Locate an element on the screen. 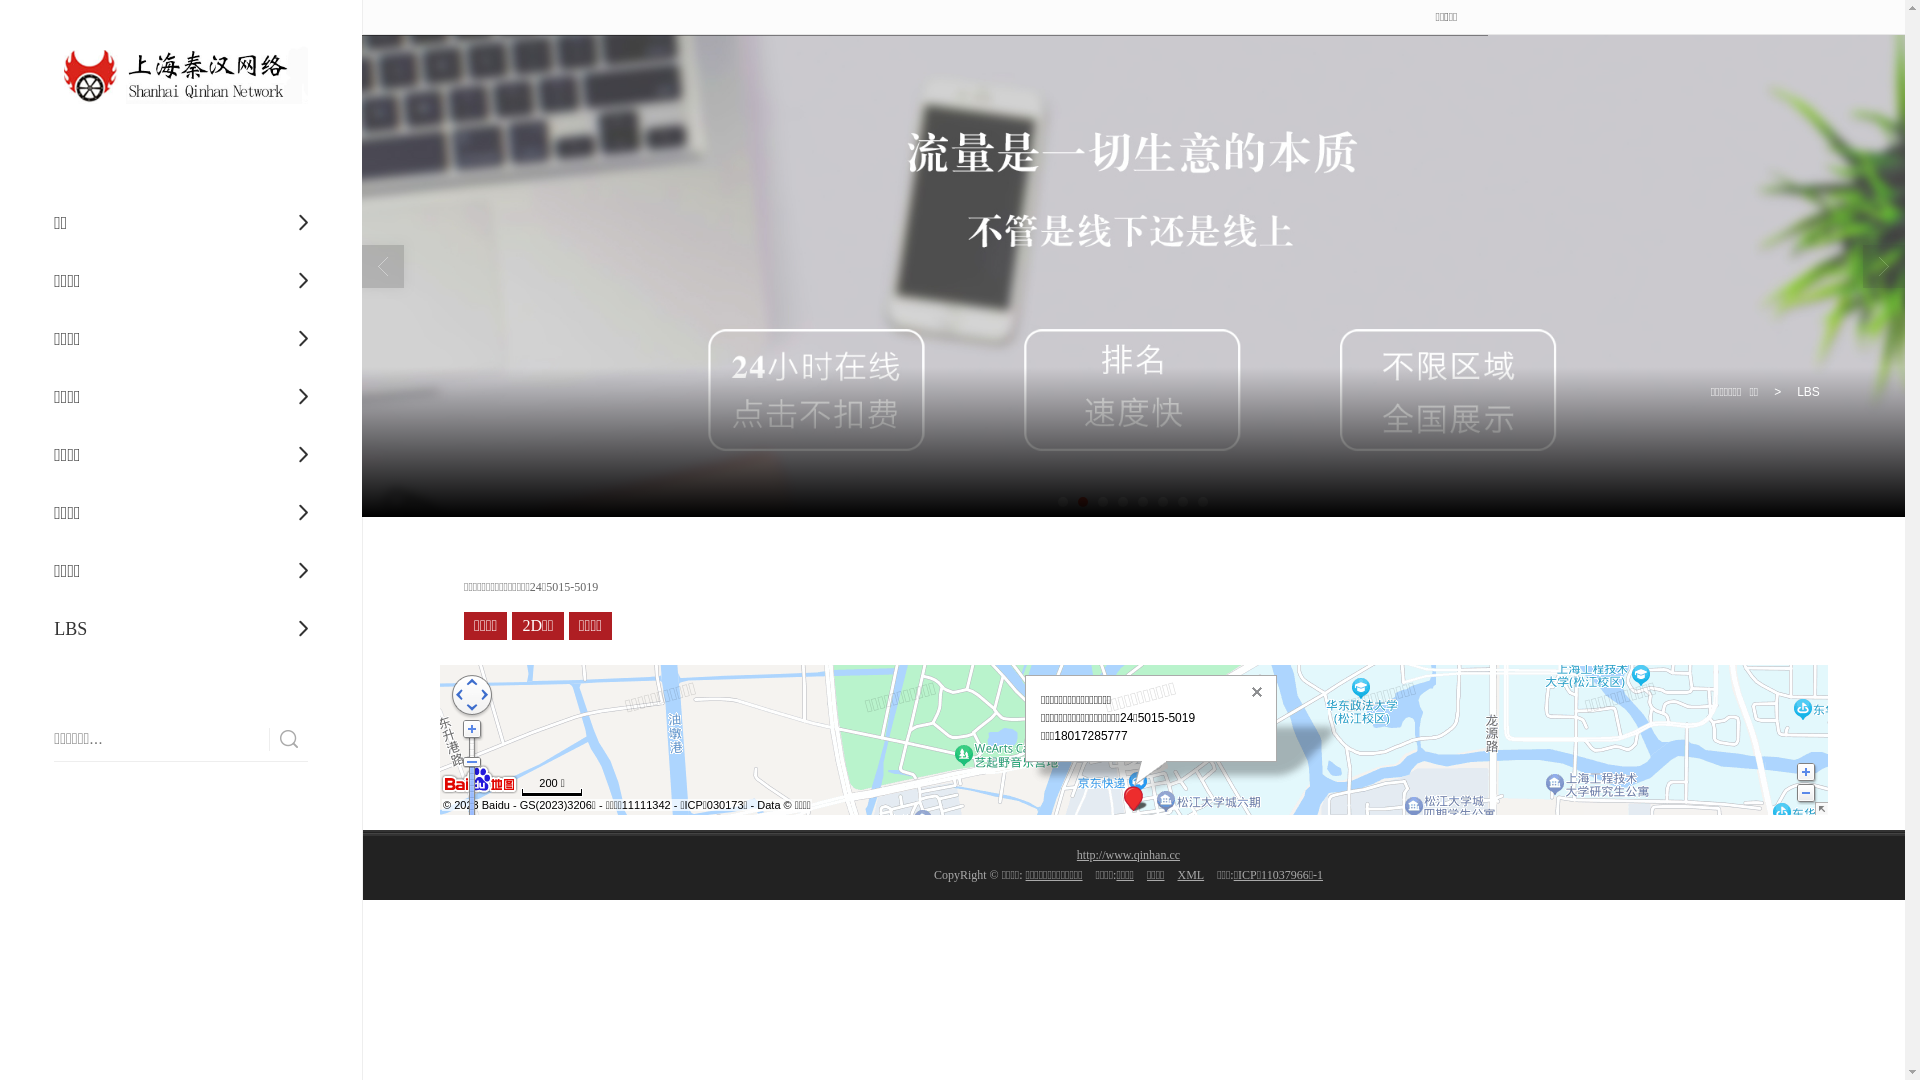 Image resolution: width=1920 pixels, height=1080 pixels. 'http://www.qinhan.cc' is located at coordinates (1128, 855).